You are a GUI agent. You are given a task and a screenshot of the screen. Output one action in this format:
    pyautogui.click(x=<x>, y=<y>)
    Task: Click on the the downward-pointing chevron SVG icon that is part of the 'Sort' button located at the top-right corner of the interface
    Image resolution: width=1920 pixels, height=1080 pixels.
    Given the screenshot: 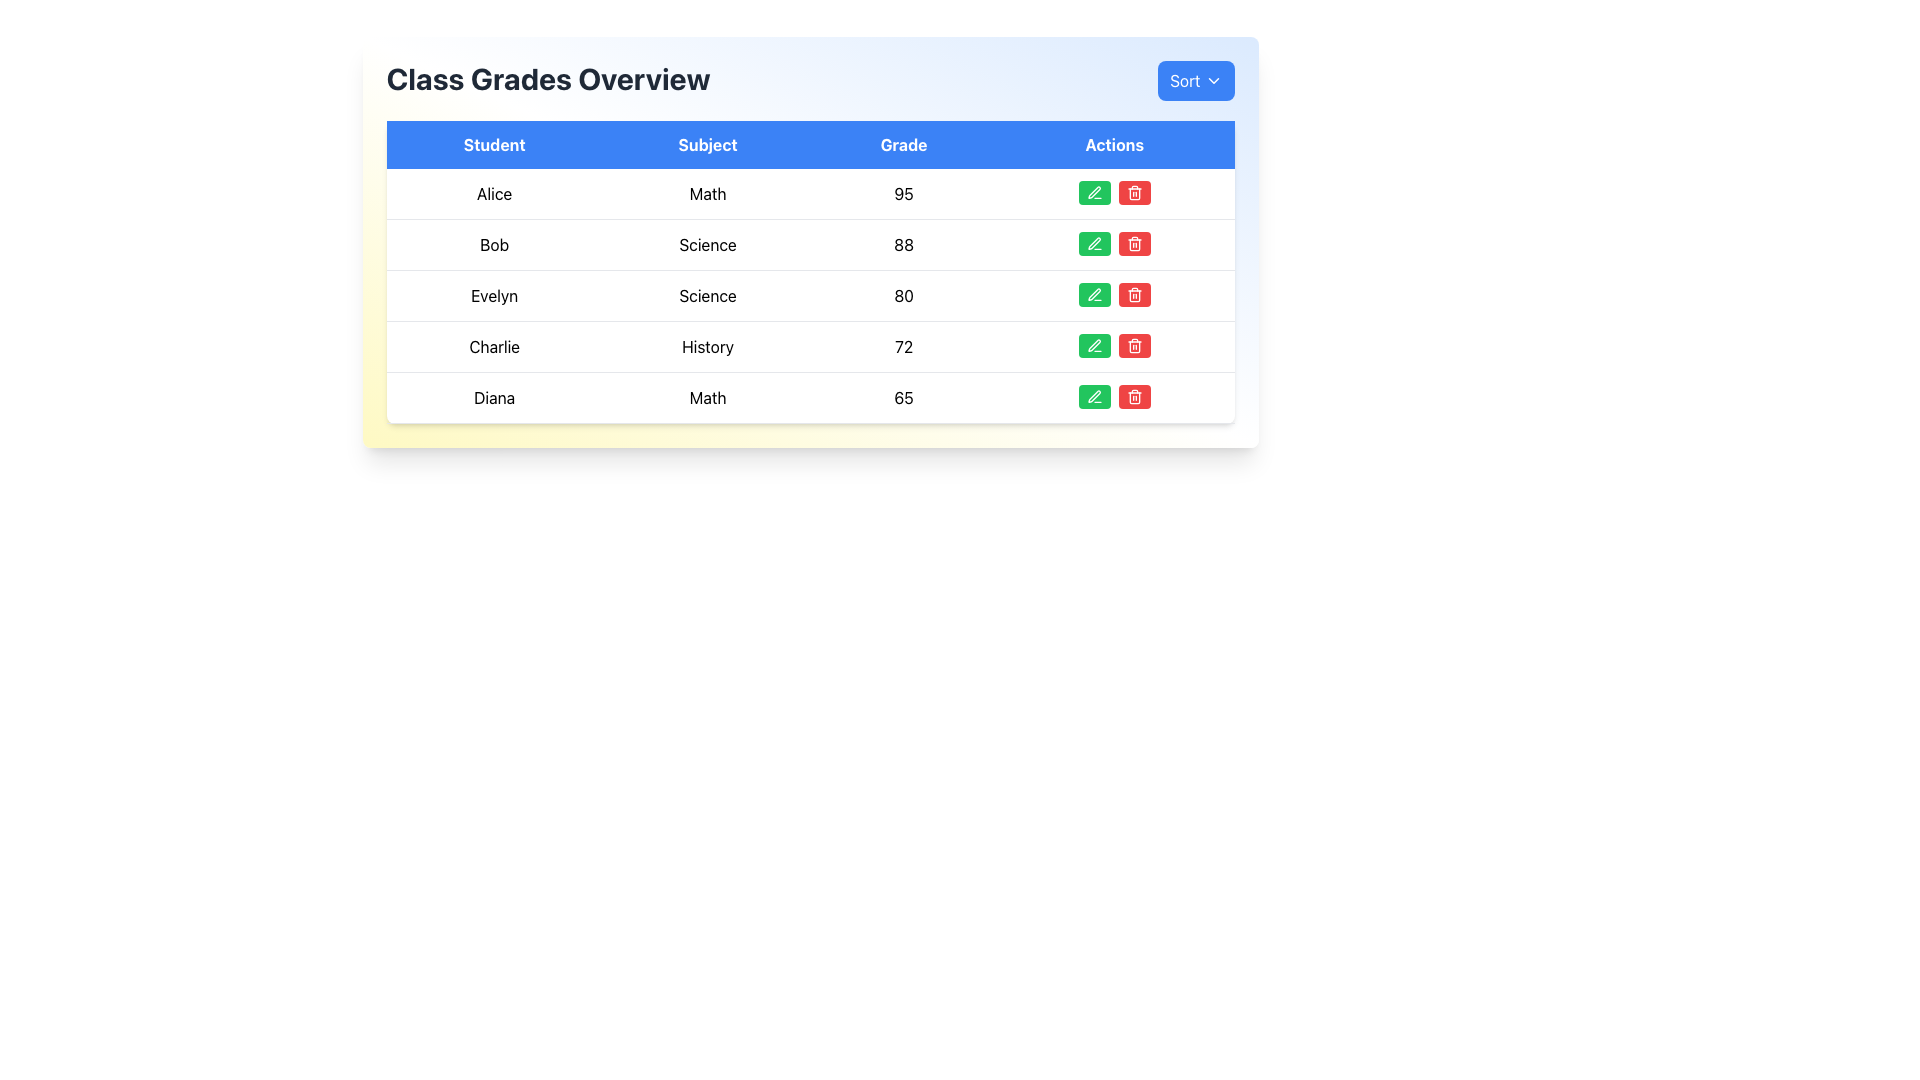 What is the action you would take?
    pyautogui.click(x=1212, y=80)
    